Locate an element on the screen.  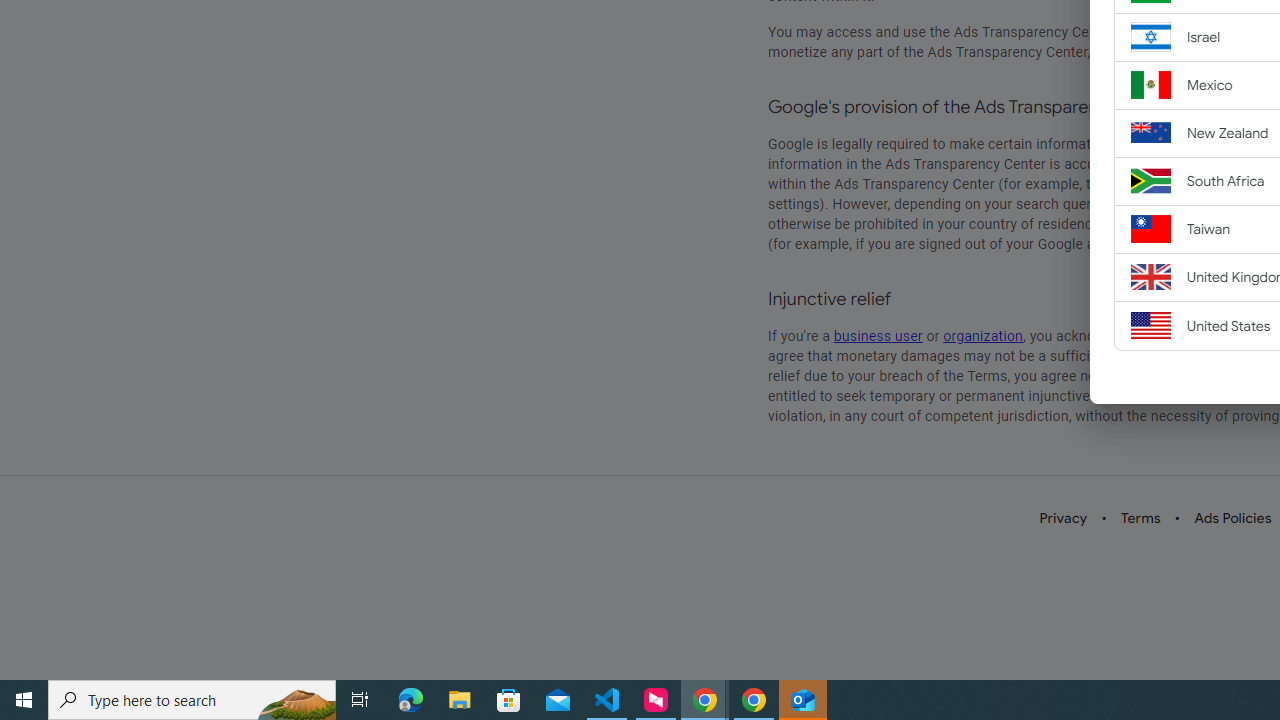
'organization' is located at coordinates (983, 335).